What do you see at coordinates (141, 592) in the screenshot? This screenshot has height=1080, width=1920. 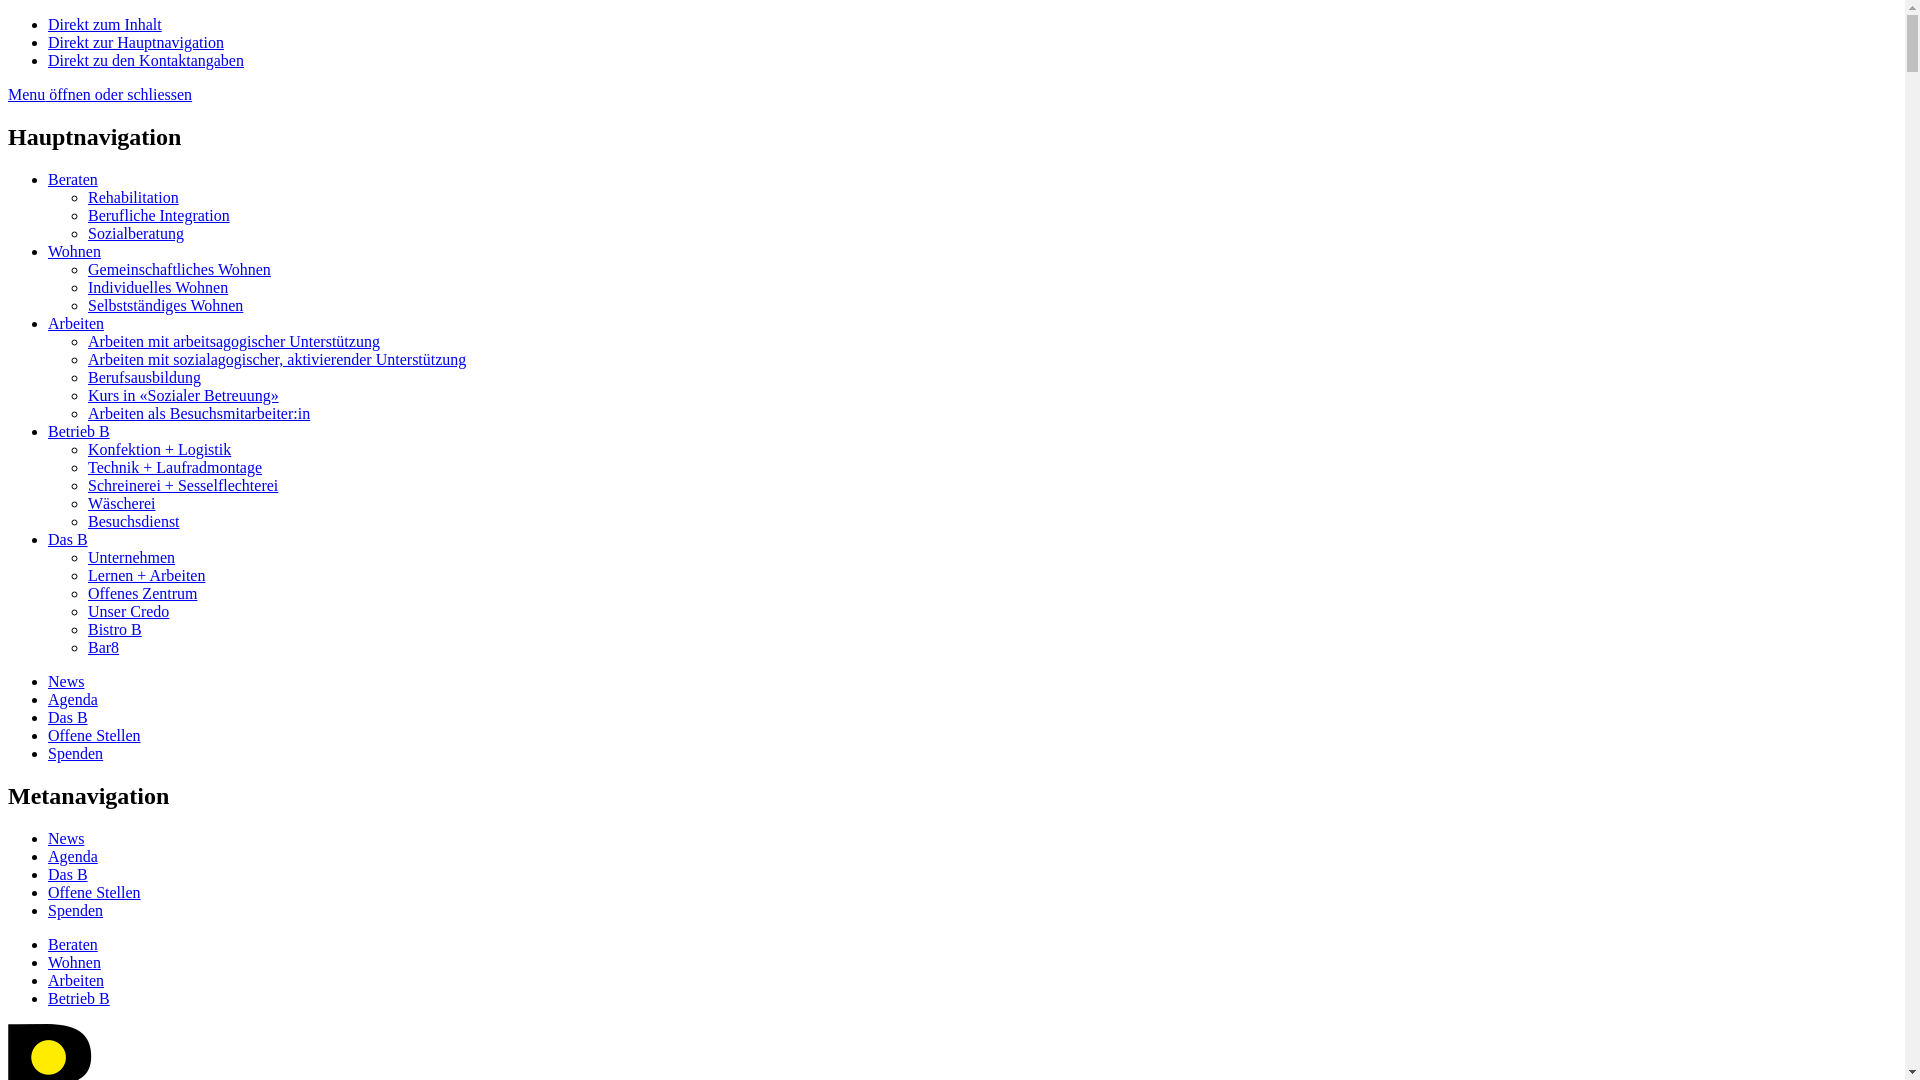 I see `'Offenes Zentrum'` at bounding box center [141, 592].